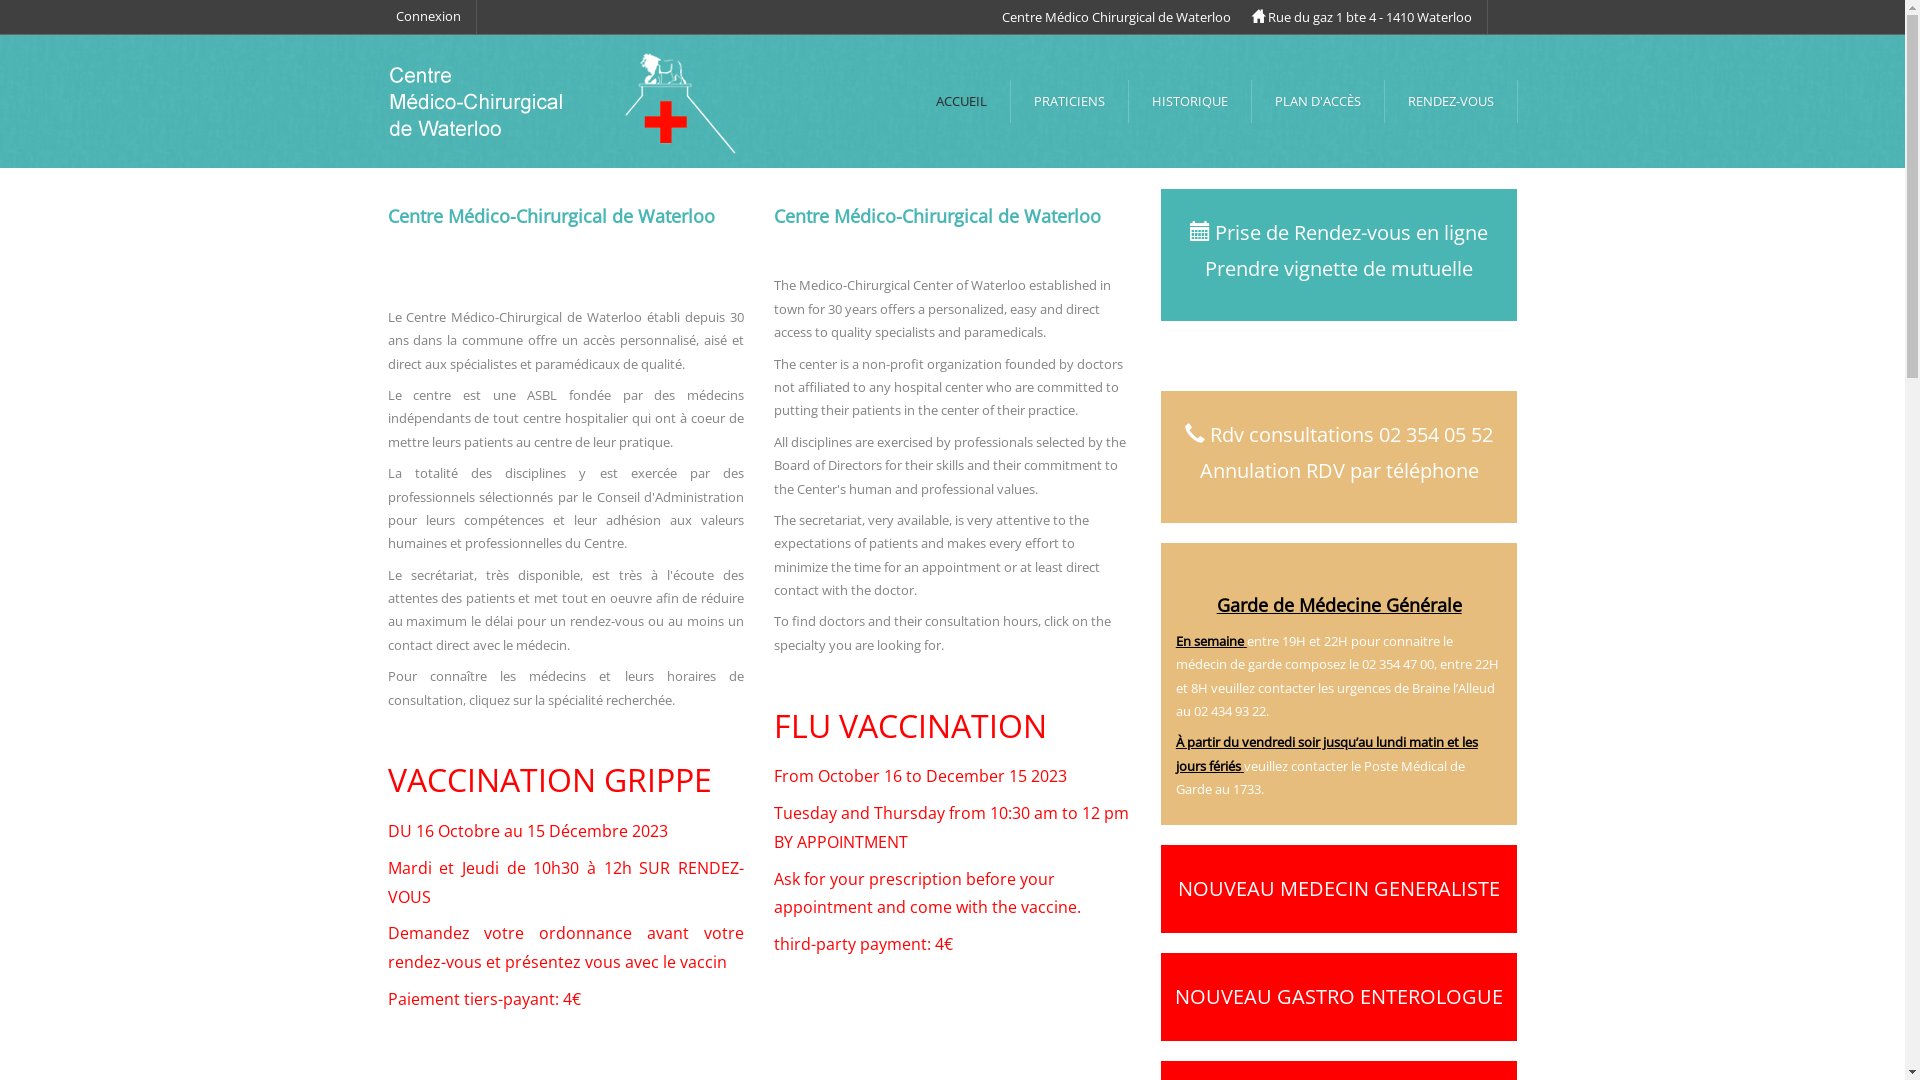 Image resolution: width=1920 pixels, height=1080 pixels. I want to click on 'Prise de Rendez-vous en ligne', so click(1213, 231).